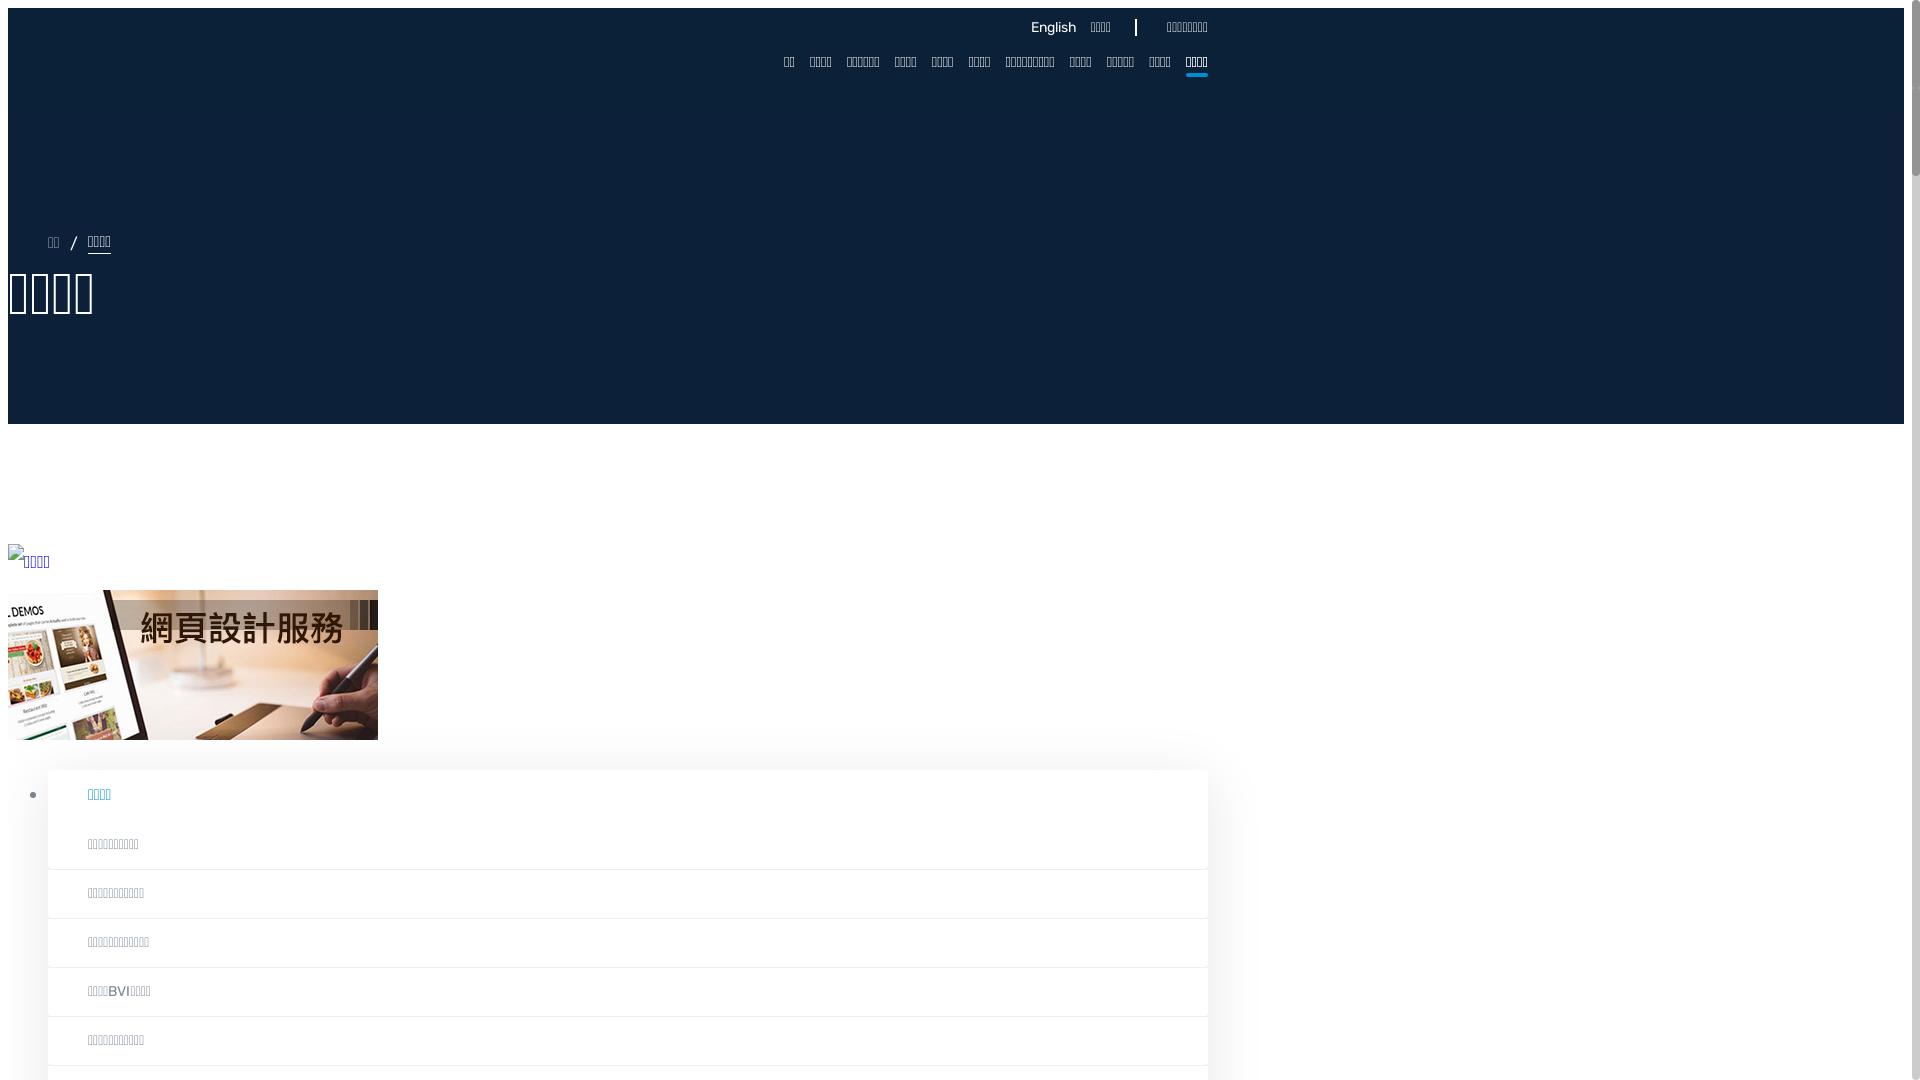 The width and height of the screenshot is (1920, 1080). Describe the element at coordinates (1048, 27) in the screenshot. I see `'English'` at that location.